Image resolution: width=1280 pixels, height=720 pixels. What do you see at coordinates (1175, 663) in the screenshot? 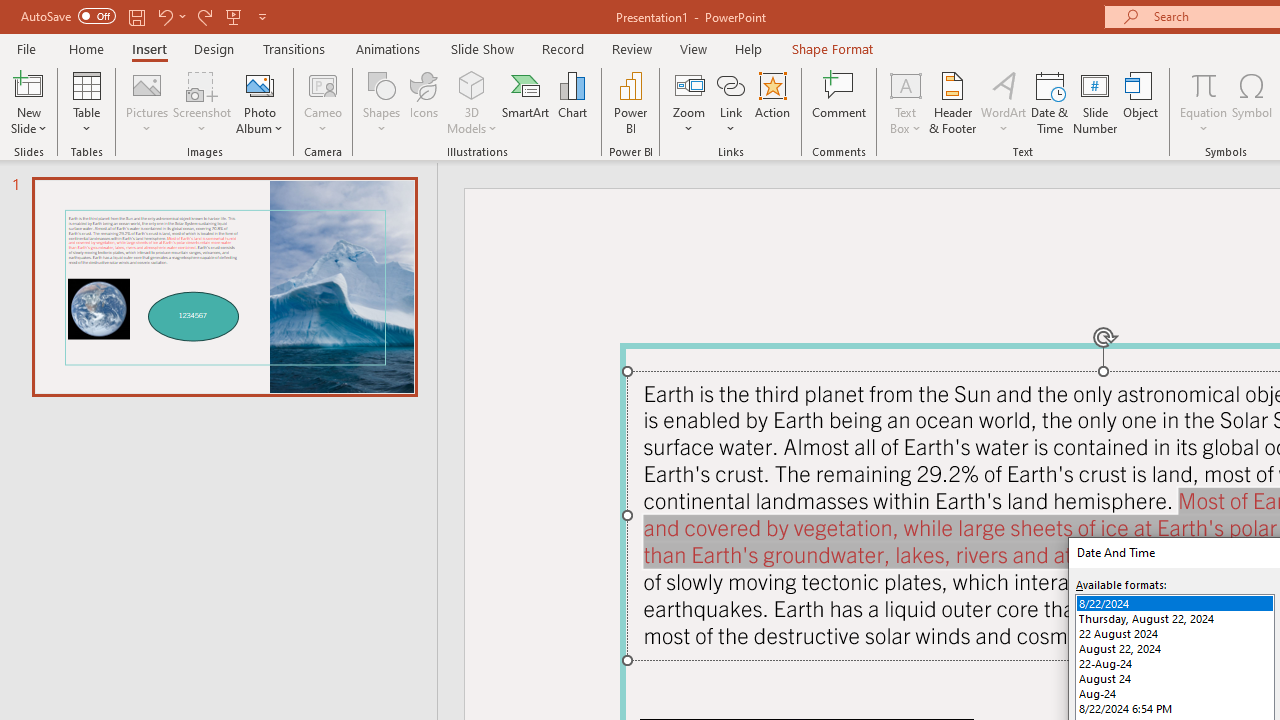
I see `'22-Aug-24'` at bounding box center [1175, 663].